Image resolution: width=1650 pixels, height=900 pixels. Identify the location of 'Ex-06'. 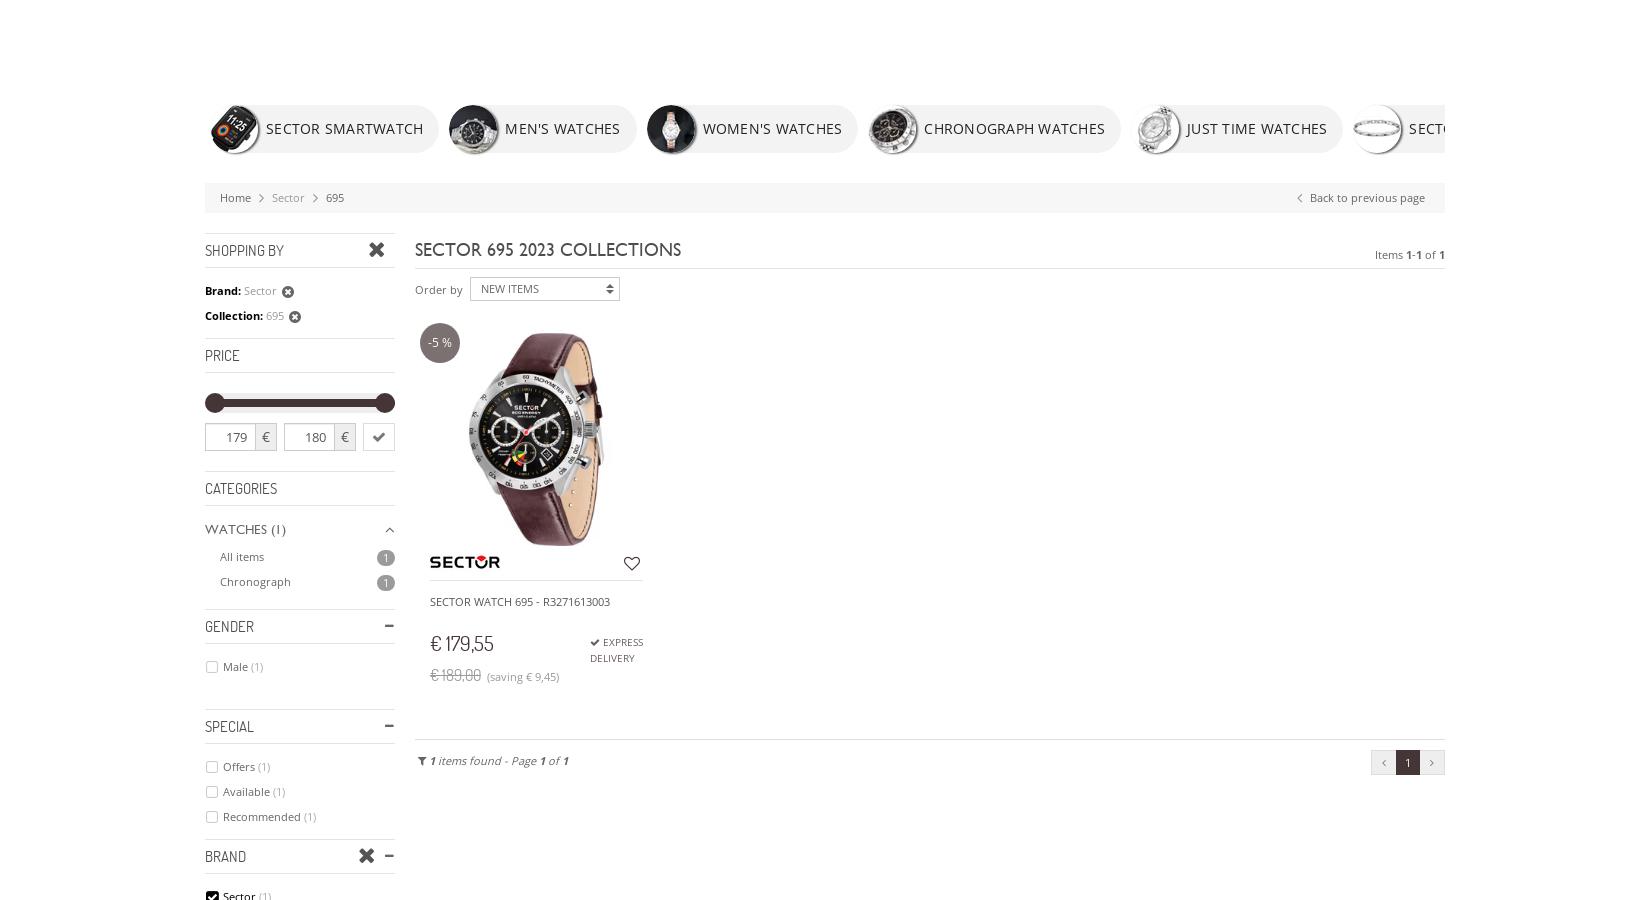
(236, 267).